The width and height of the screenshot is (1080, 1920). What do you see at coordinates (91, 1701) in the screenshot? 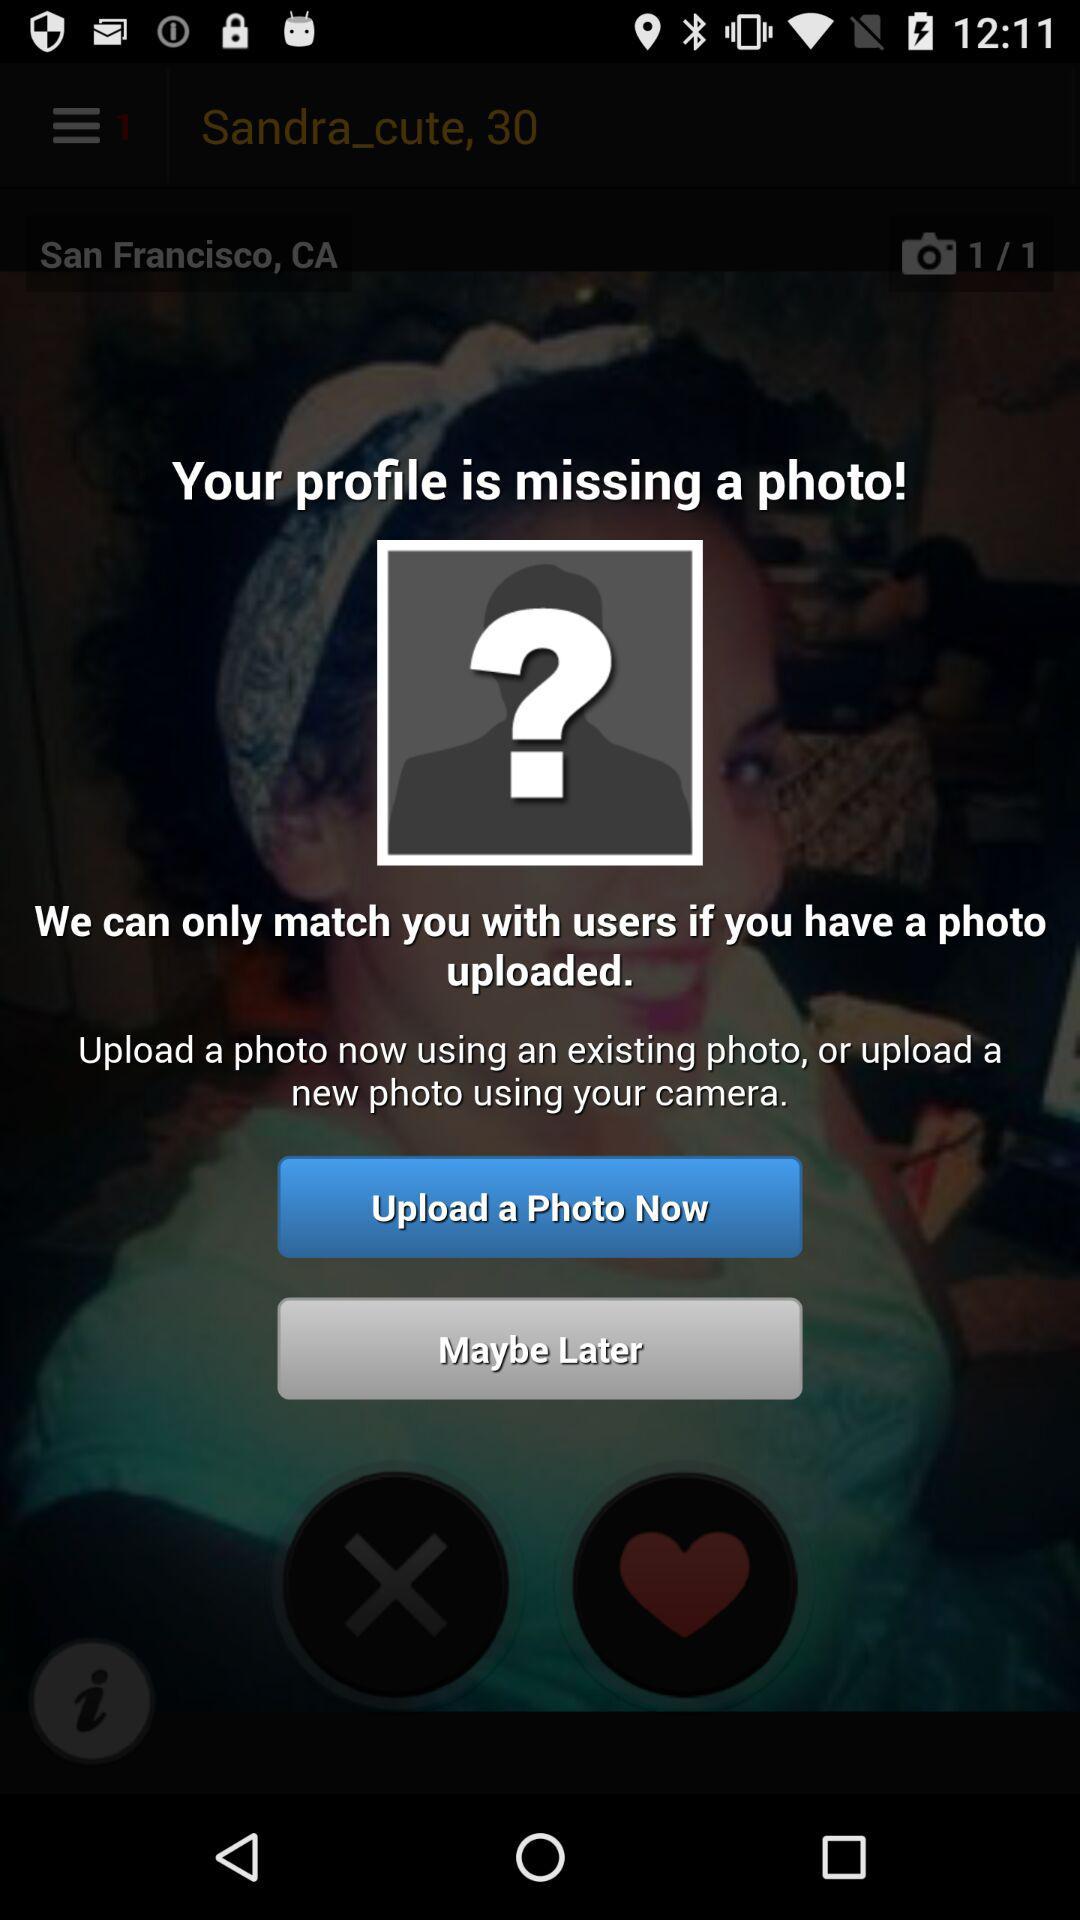
I see `shows i icon` at bounding box center [91, 1701].